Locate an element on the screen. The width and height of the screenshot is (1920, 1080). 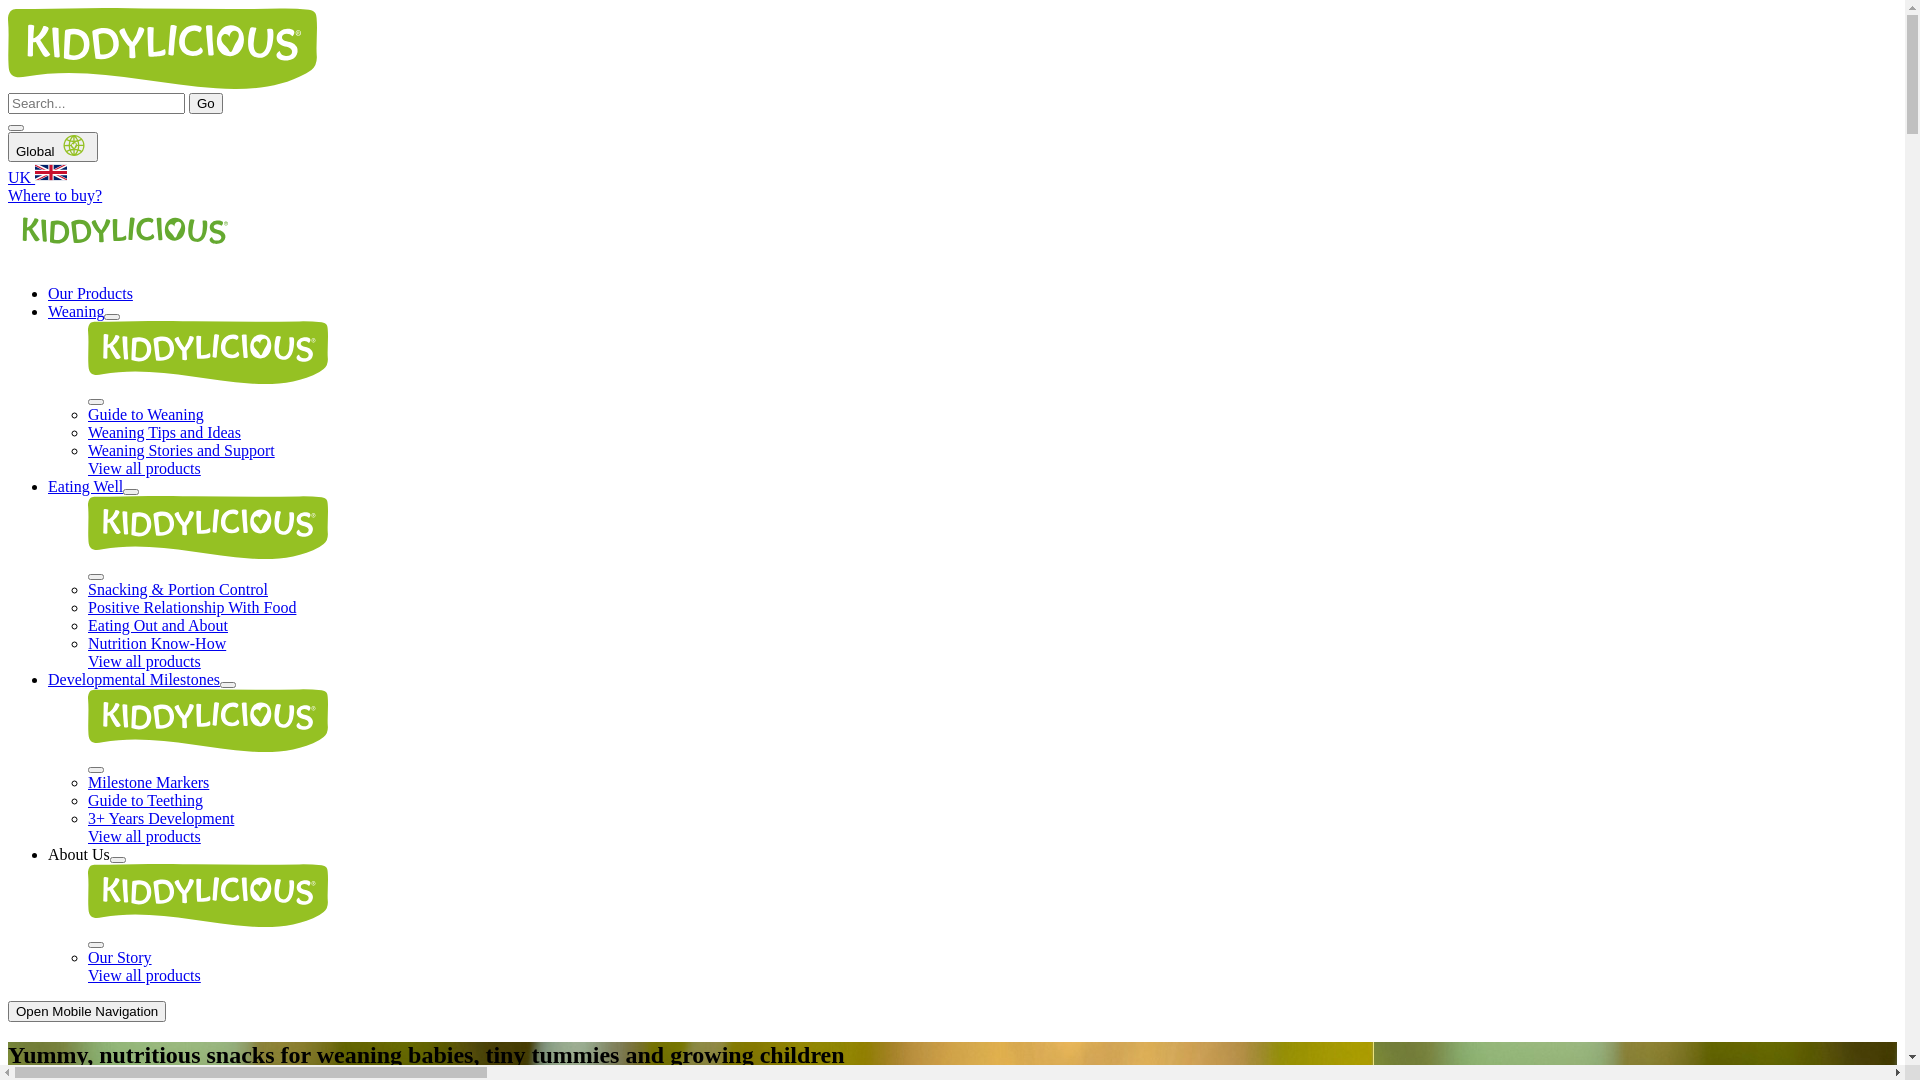
'Guide to Weaning' is located at coordinates (144, 413).